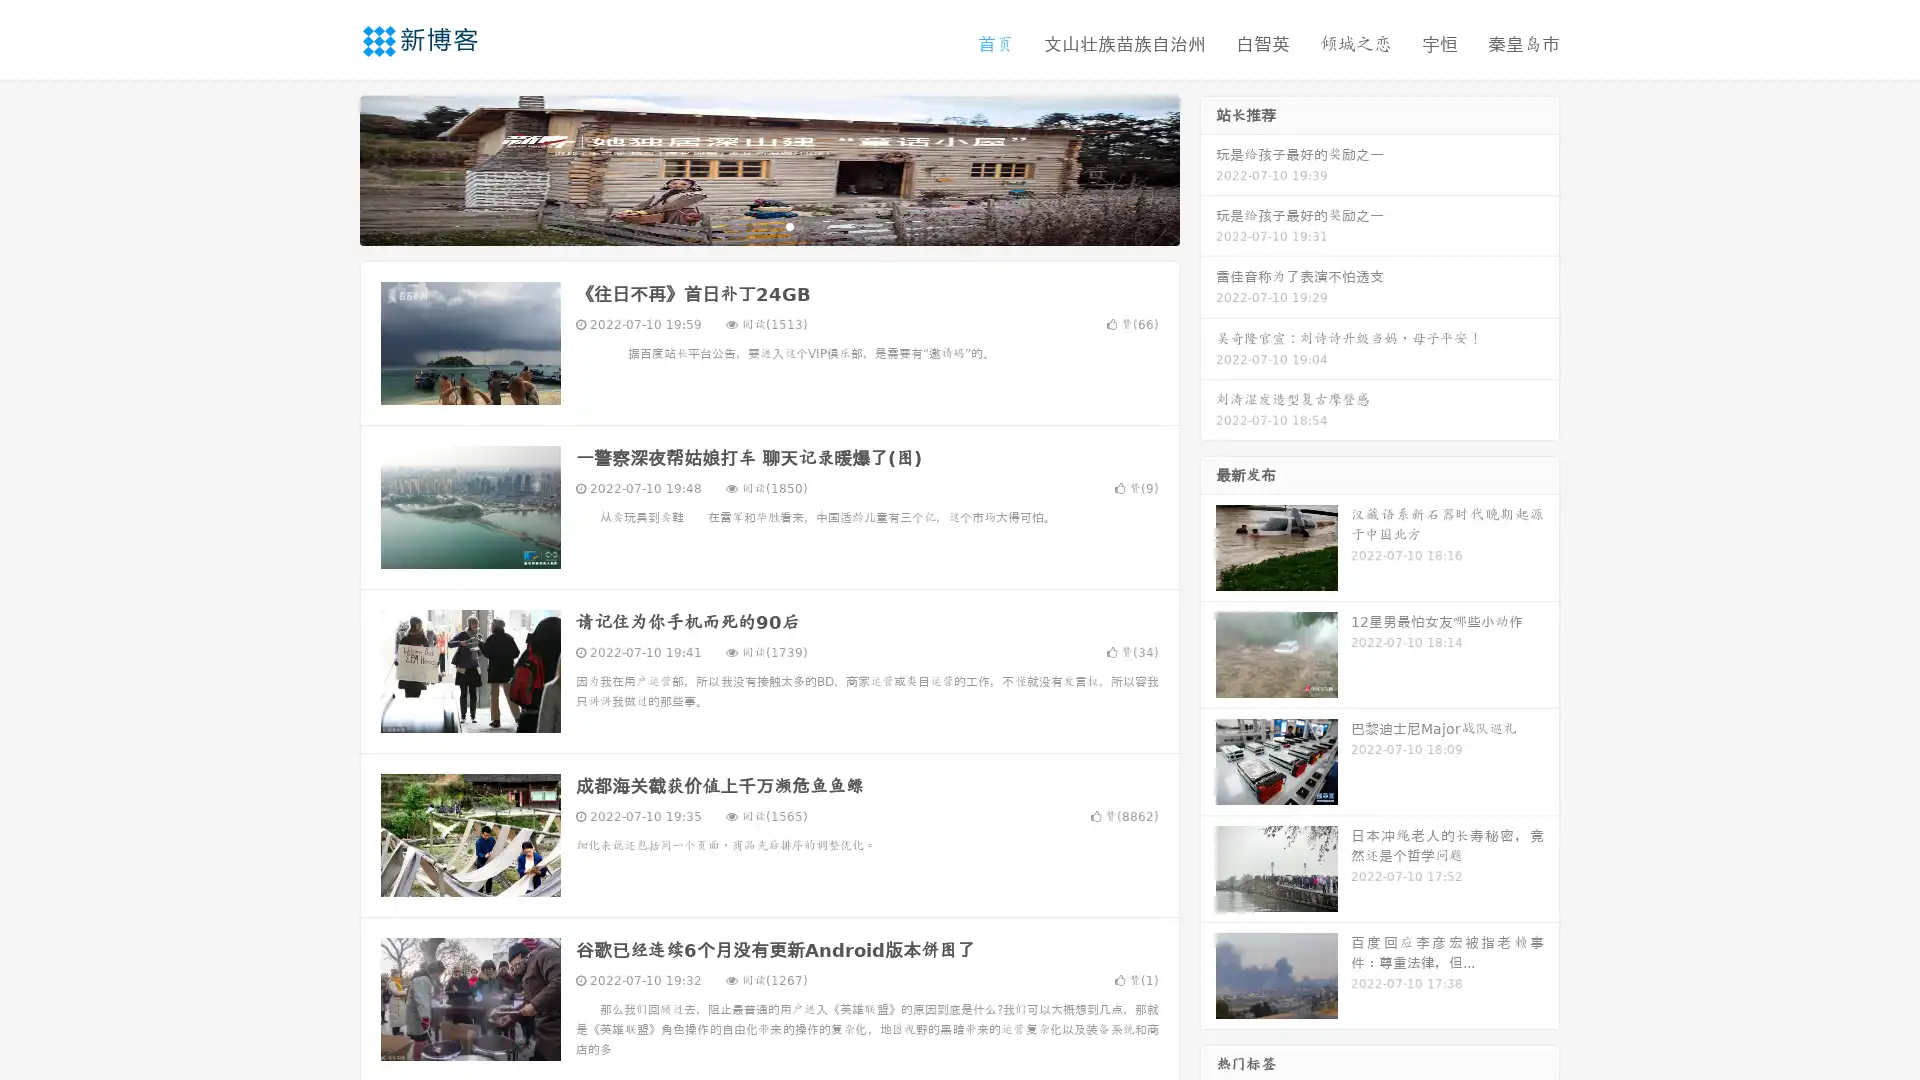  I want to click on Go to slide 2, so click(768, 225).